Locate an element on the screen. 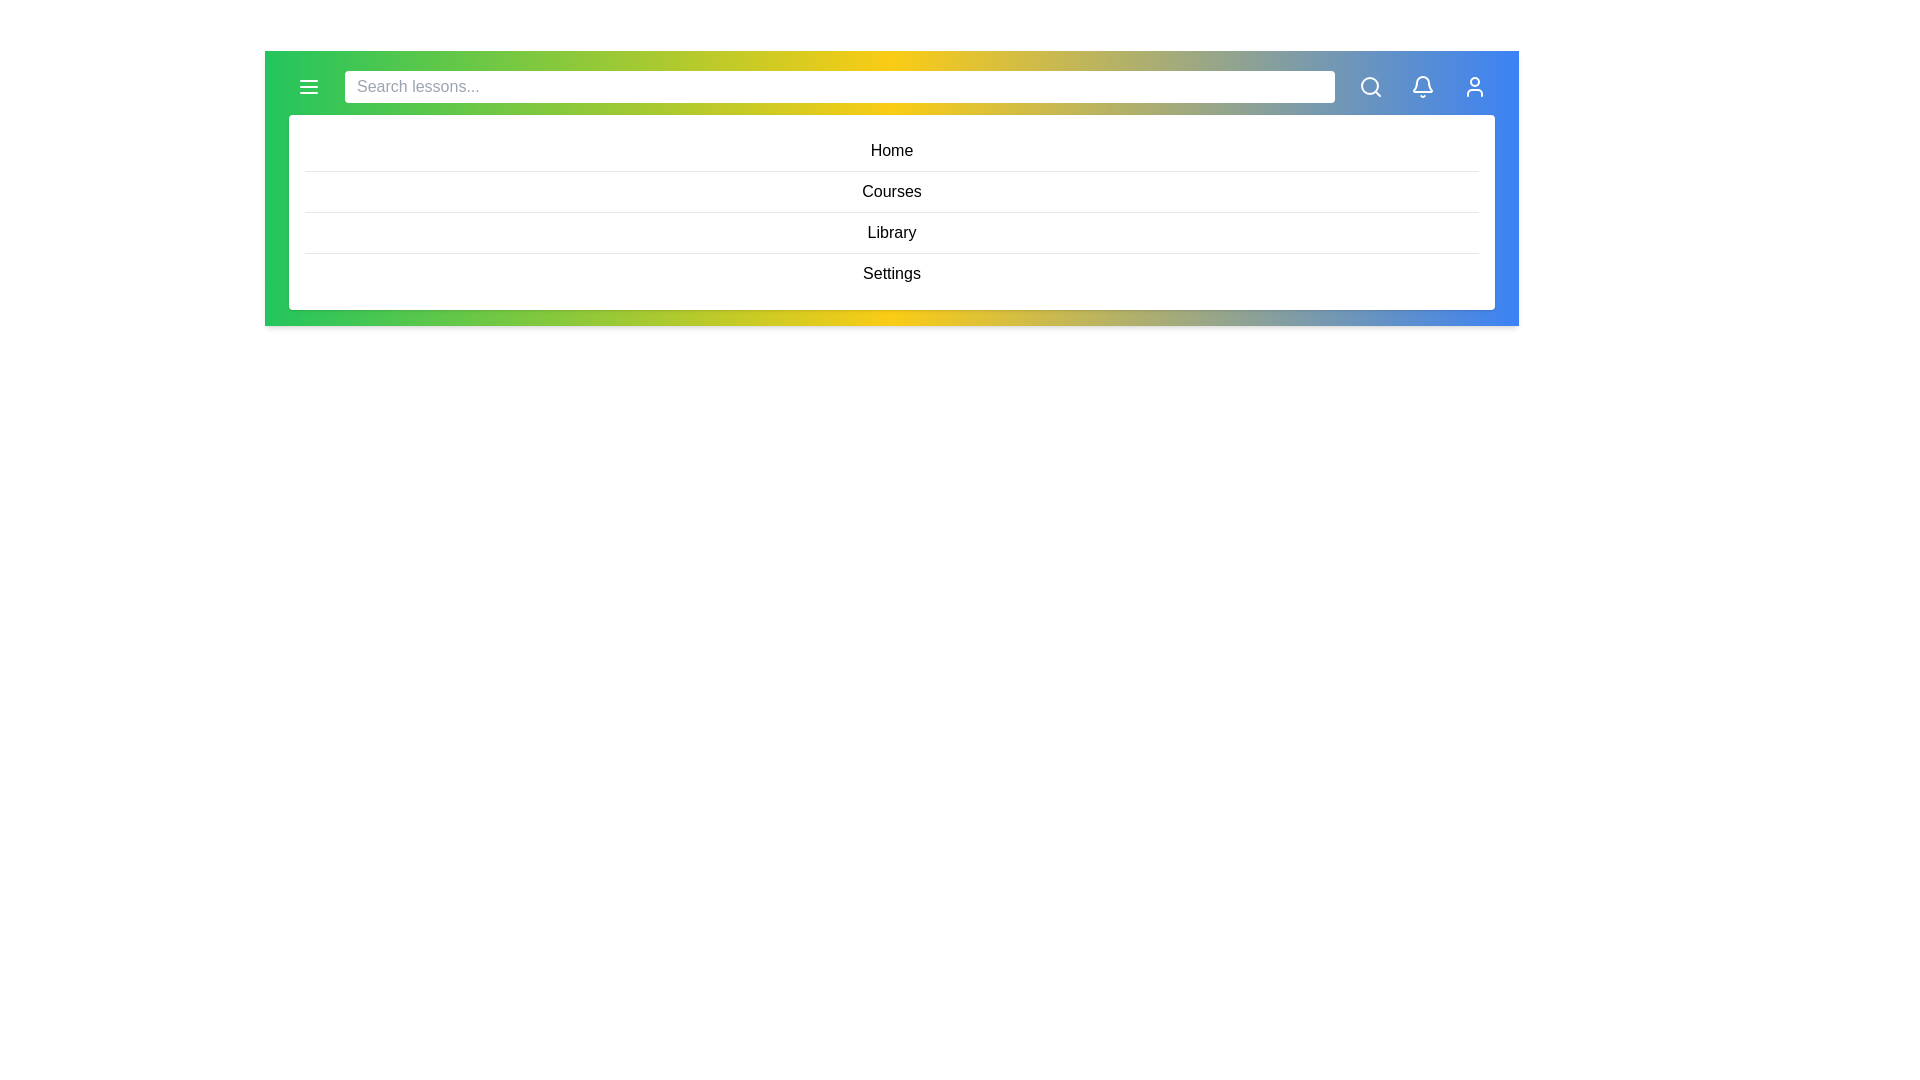  the search field to select its text is located at coordinates (840, 86).